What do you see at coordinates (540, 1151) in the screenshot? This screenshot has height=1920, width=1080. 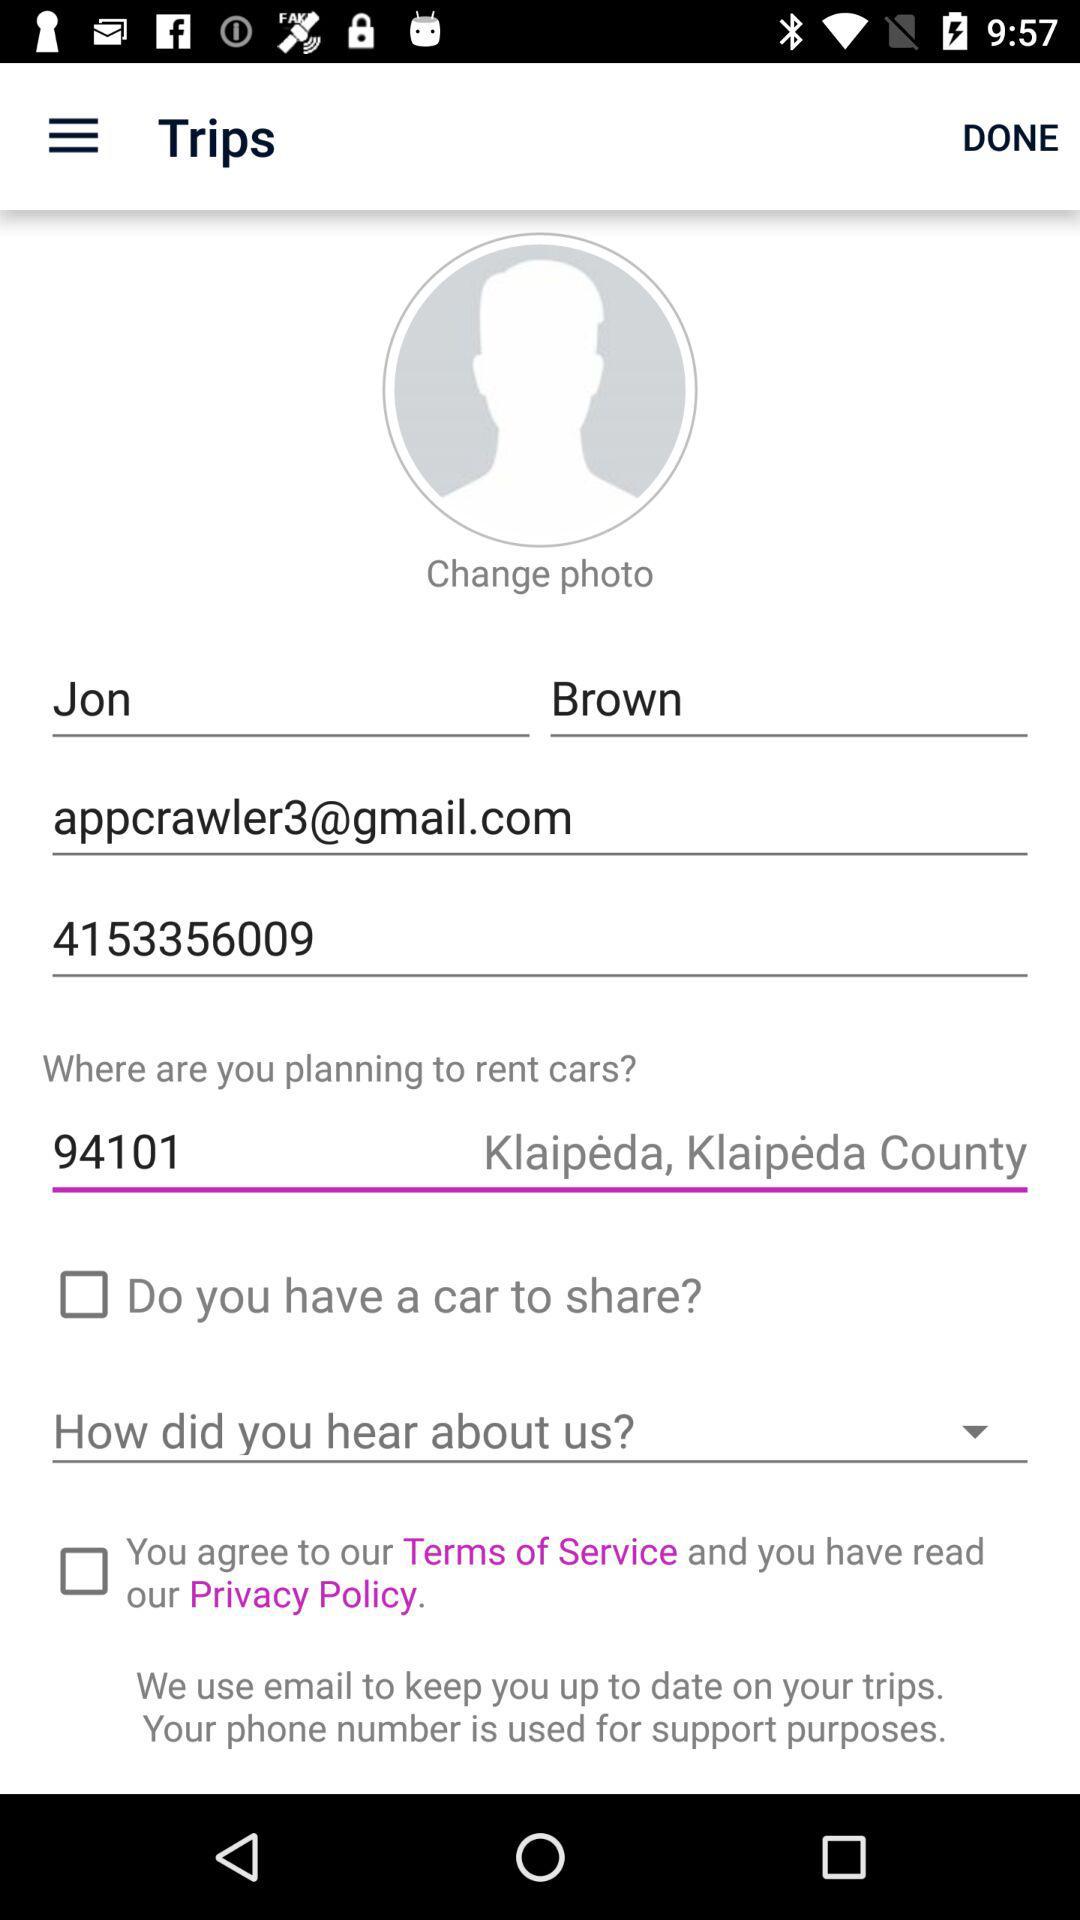 I see `the icon above the do you have` at bounding box center [540, 1151].